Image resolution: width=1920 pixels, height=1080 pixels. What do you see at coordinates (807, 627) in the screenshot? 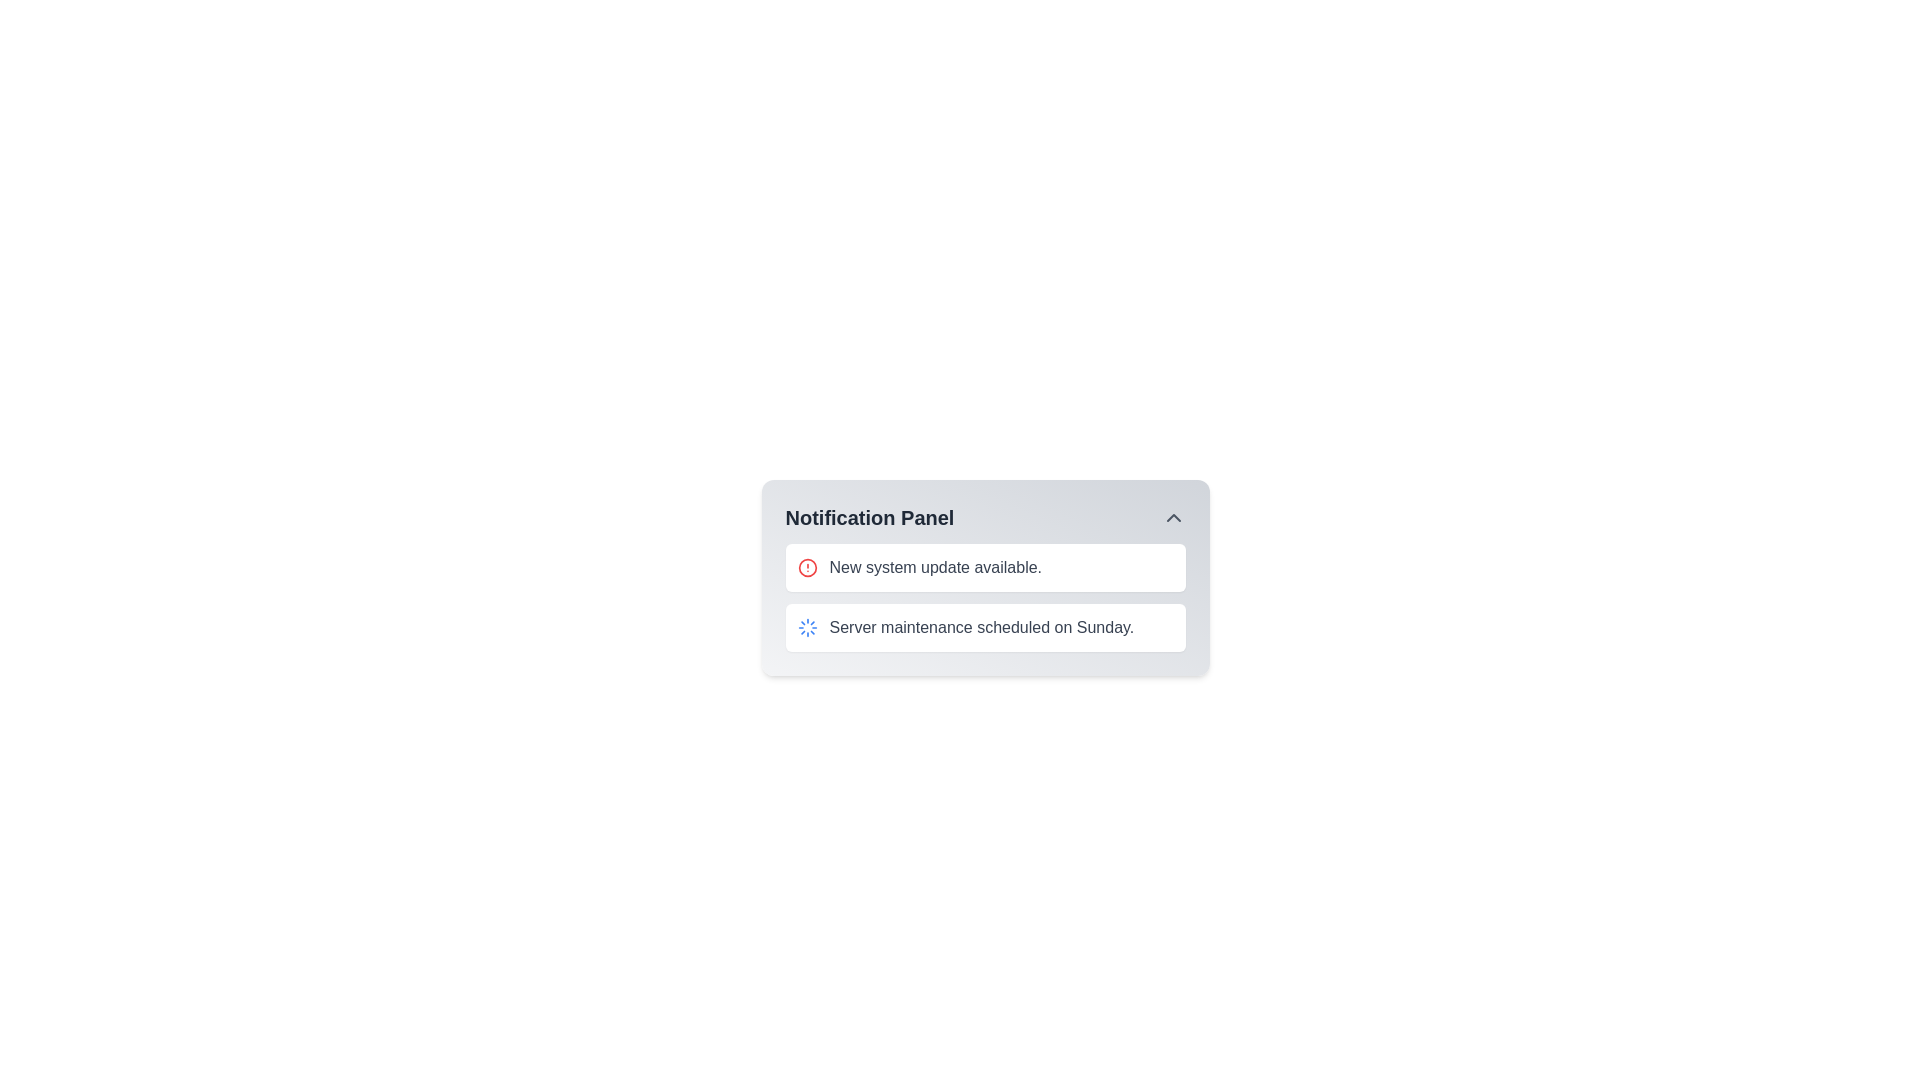
I see `the blue circular spinning loader icon, which resembles a gear or wheel, located in the second notification entry of the Notification Panel, to the left of the text 'Server maintenance scheduled on Sunday.'` at bounding box center [807, 627].